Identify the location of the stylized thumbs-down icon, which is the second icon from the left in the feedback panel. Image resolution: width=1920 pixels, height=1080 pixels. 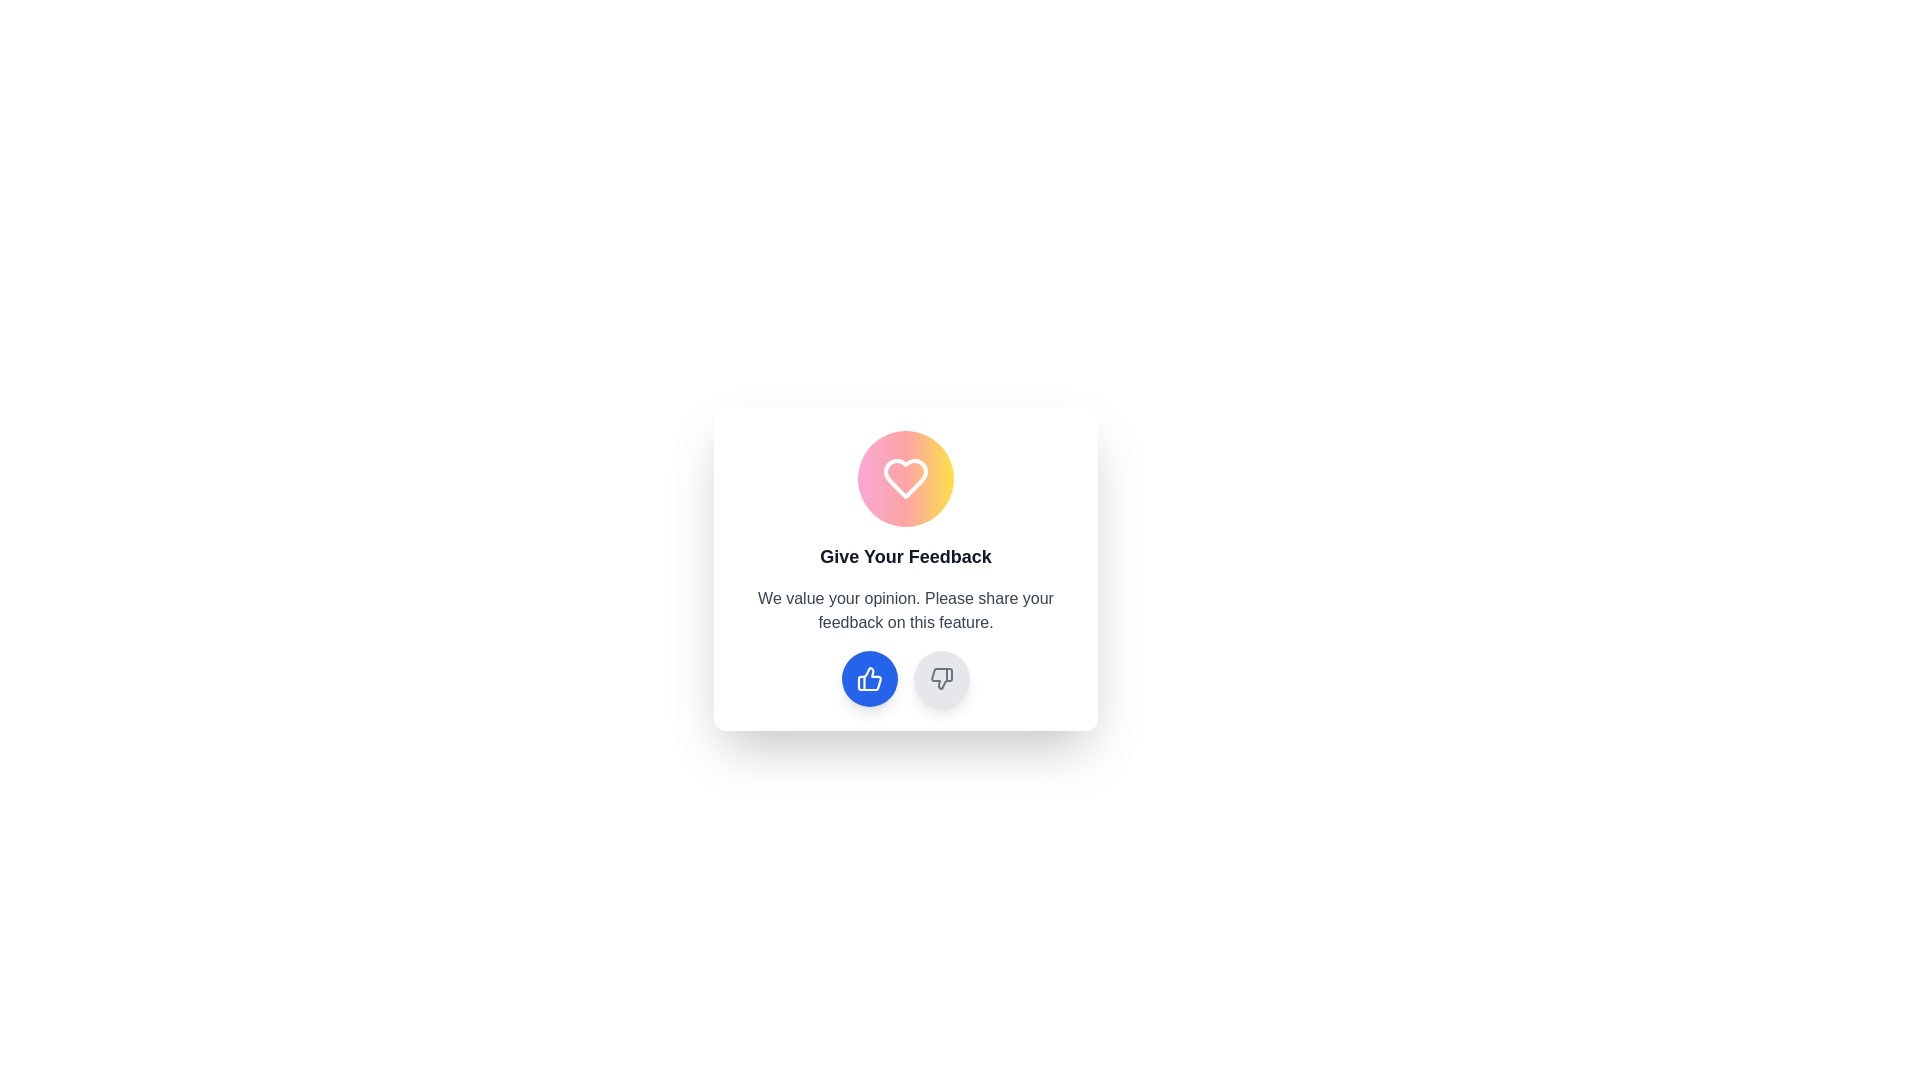
(941, 677).